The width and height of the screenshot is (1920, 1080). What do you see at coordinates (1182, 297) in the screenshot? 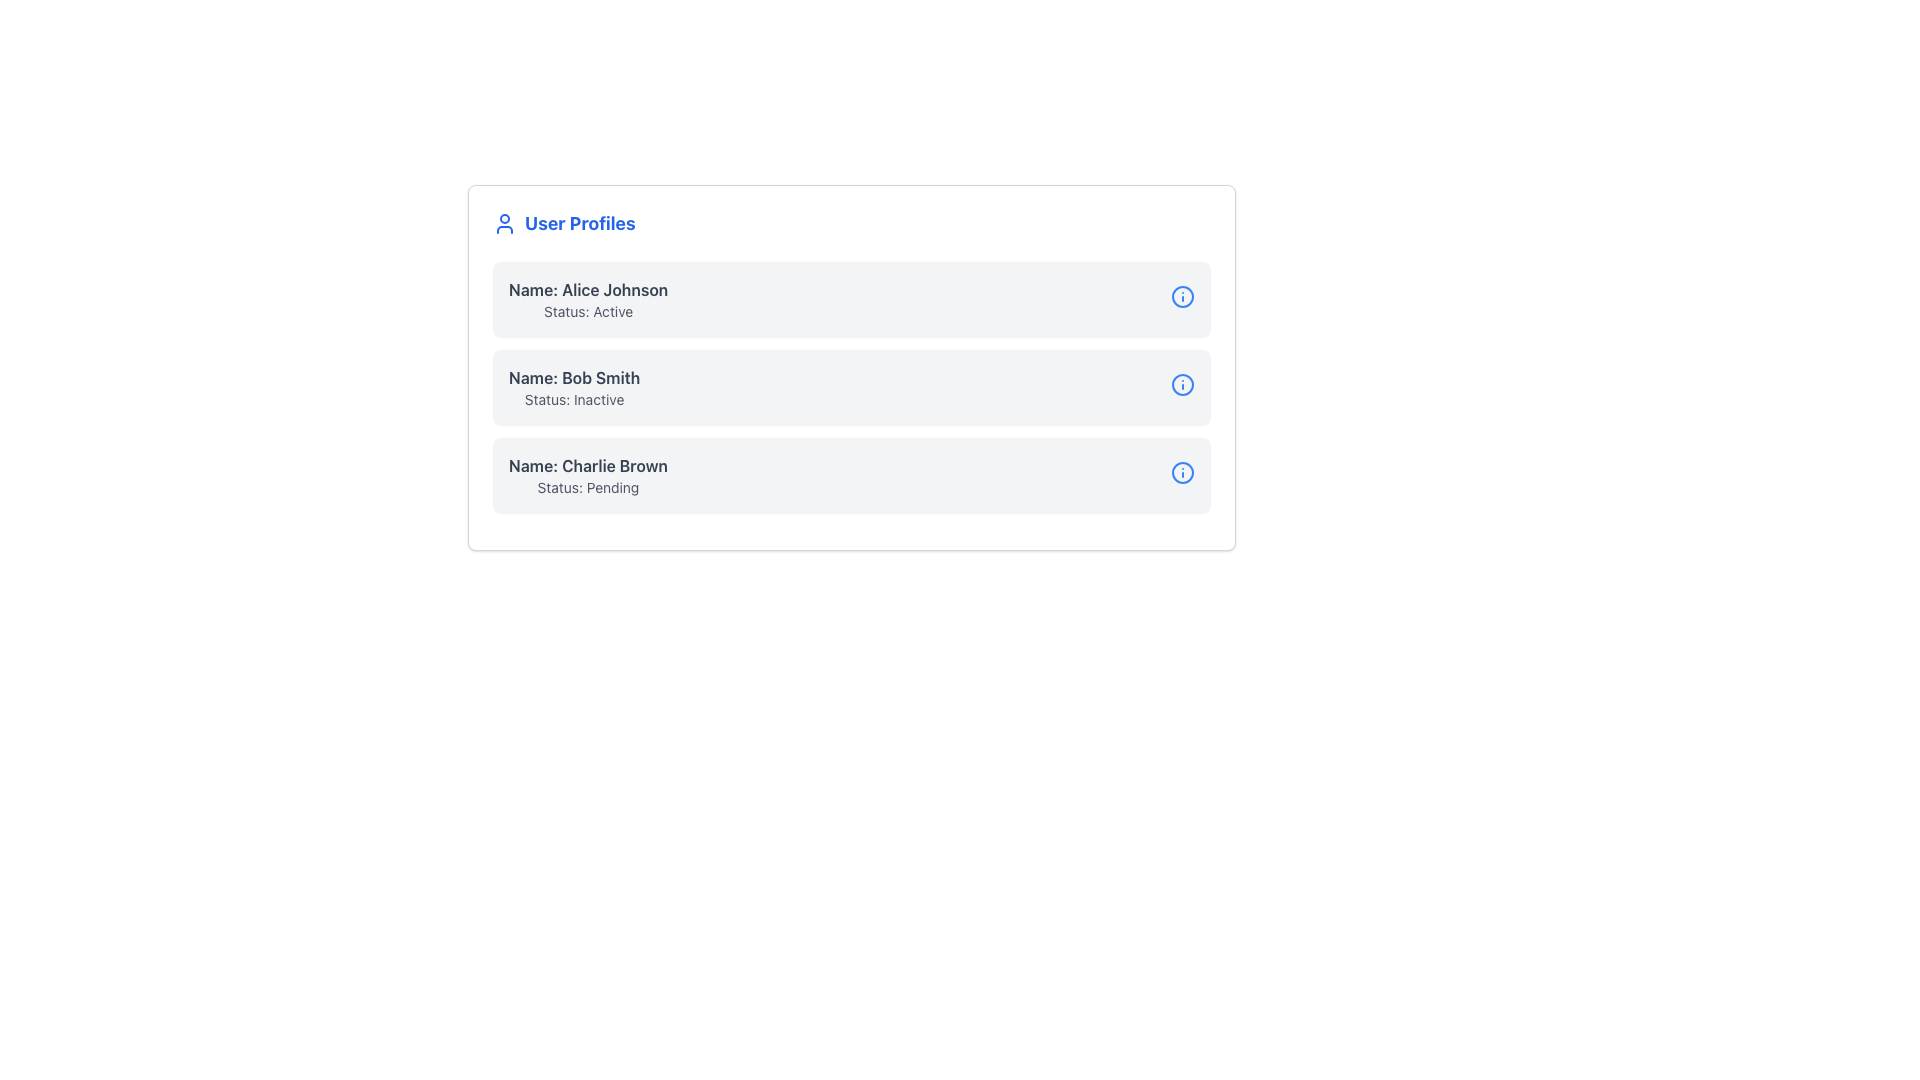
I see `the information icon located at the far-right of the item listing 'Name: Alice Johnson Status: Active'` at bounding box center [1182, 297].